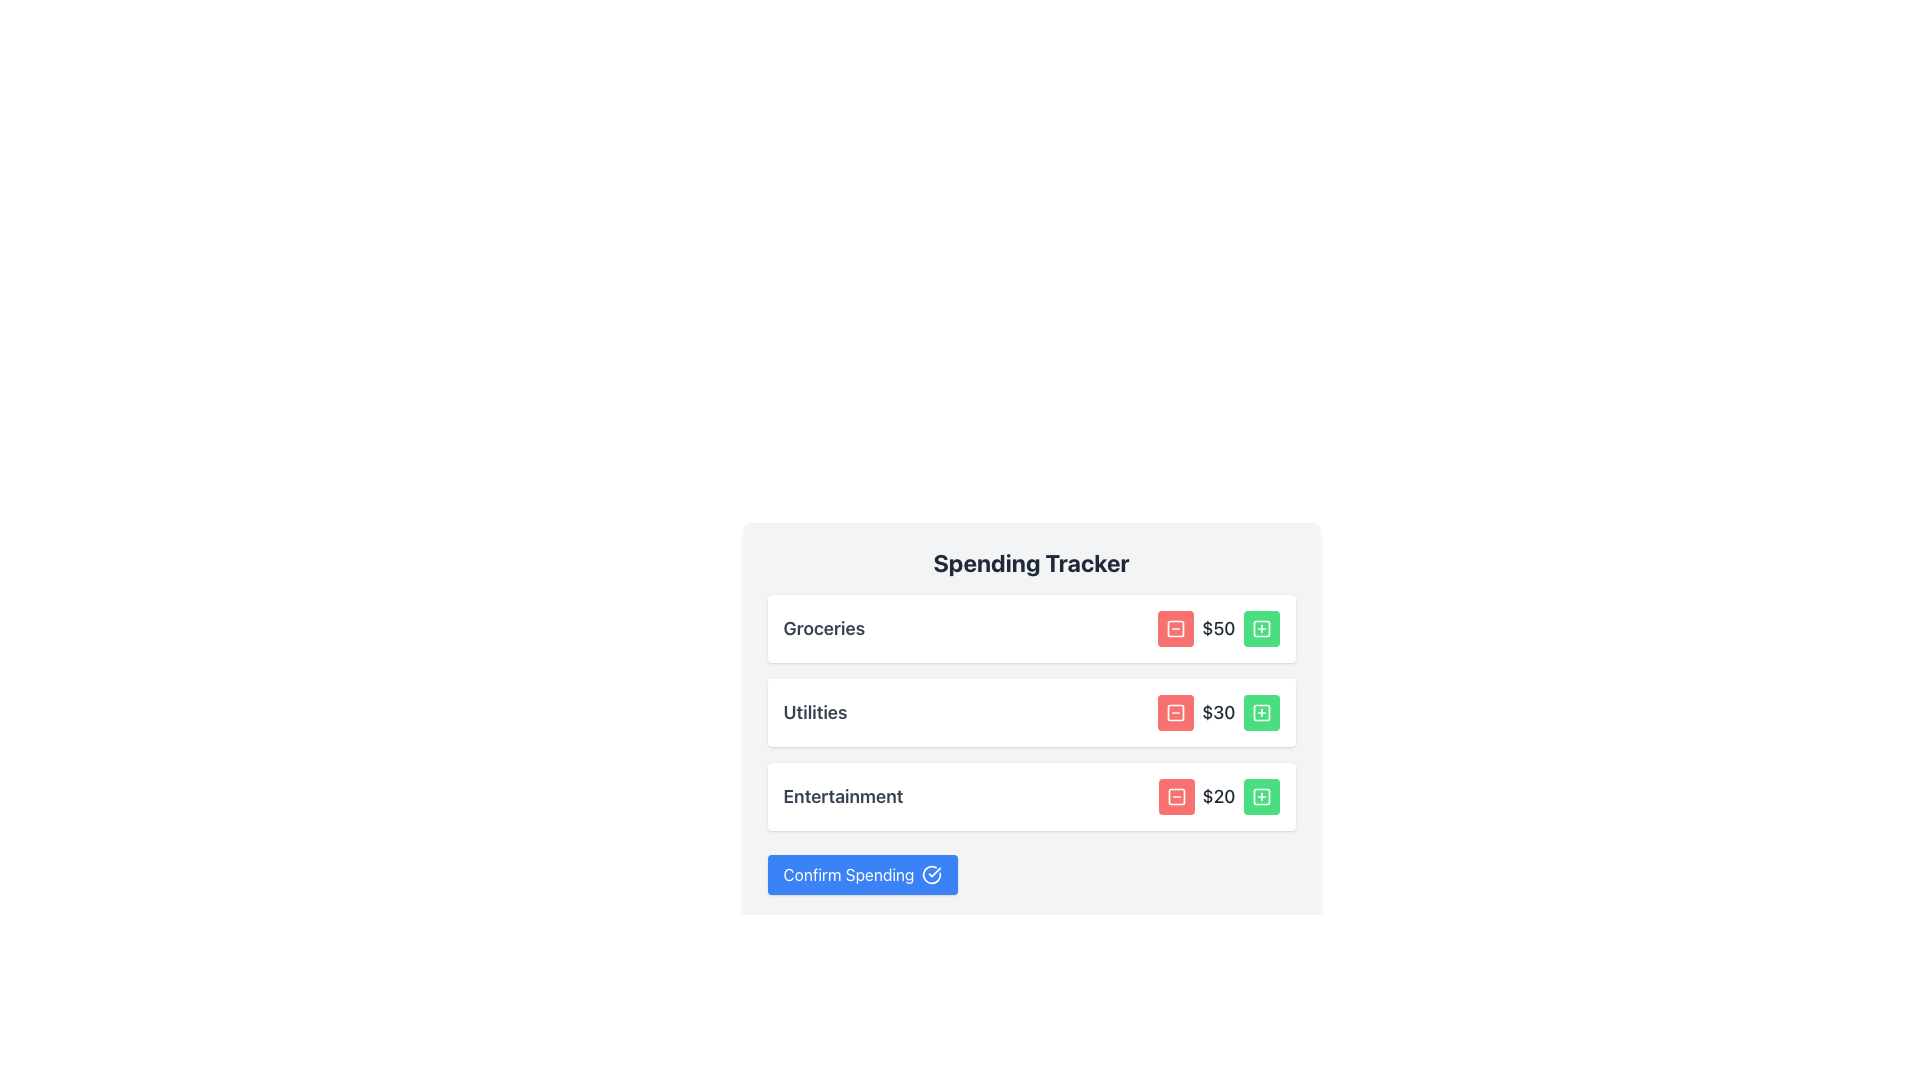 The height and width of the screenshot is (1080, 1920). What do you see at coordinates (1217, 627) in the screenshot?
I see `the text display showing the value '$50' in gray, located between the red minus button and the green plus button in the 'Groceries' row of the spending tracker interface` at bounding box center [1217, 627].